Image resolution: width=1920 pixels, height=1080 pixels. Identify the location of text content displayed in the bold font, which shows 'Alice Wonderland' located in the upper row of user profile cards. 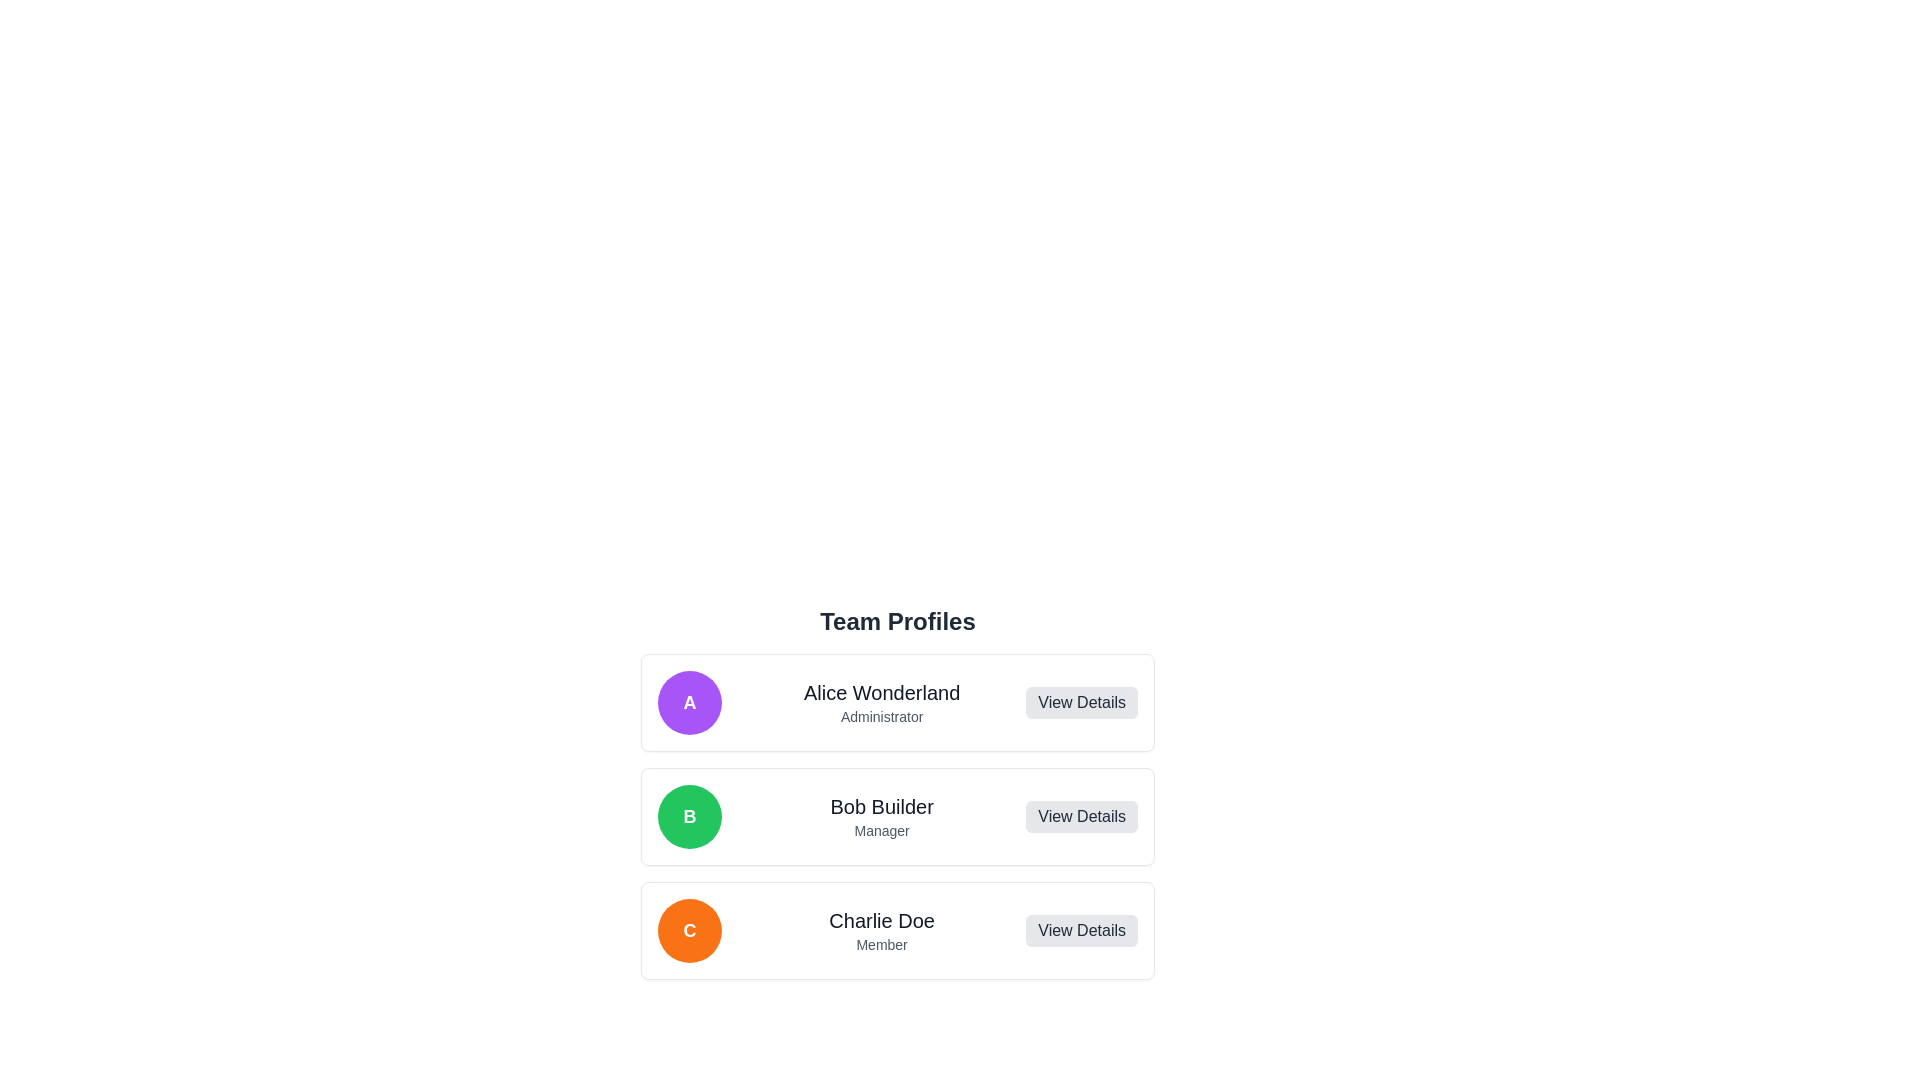
(881, 692).